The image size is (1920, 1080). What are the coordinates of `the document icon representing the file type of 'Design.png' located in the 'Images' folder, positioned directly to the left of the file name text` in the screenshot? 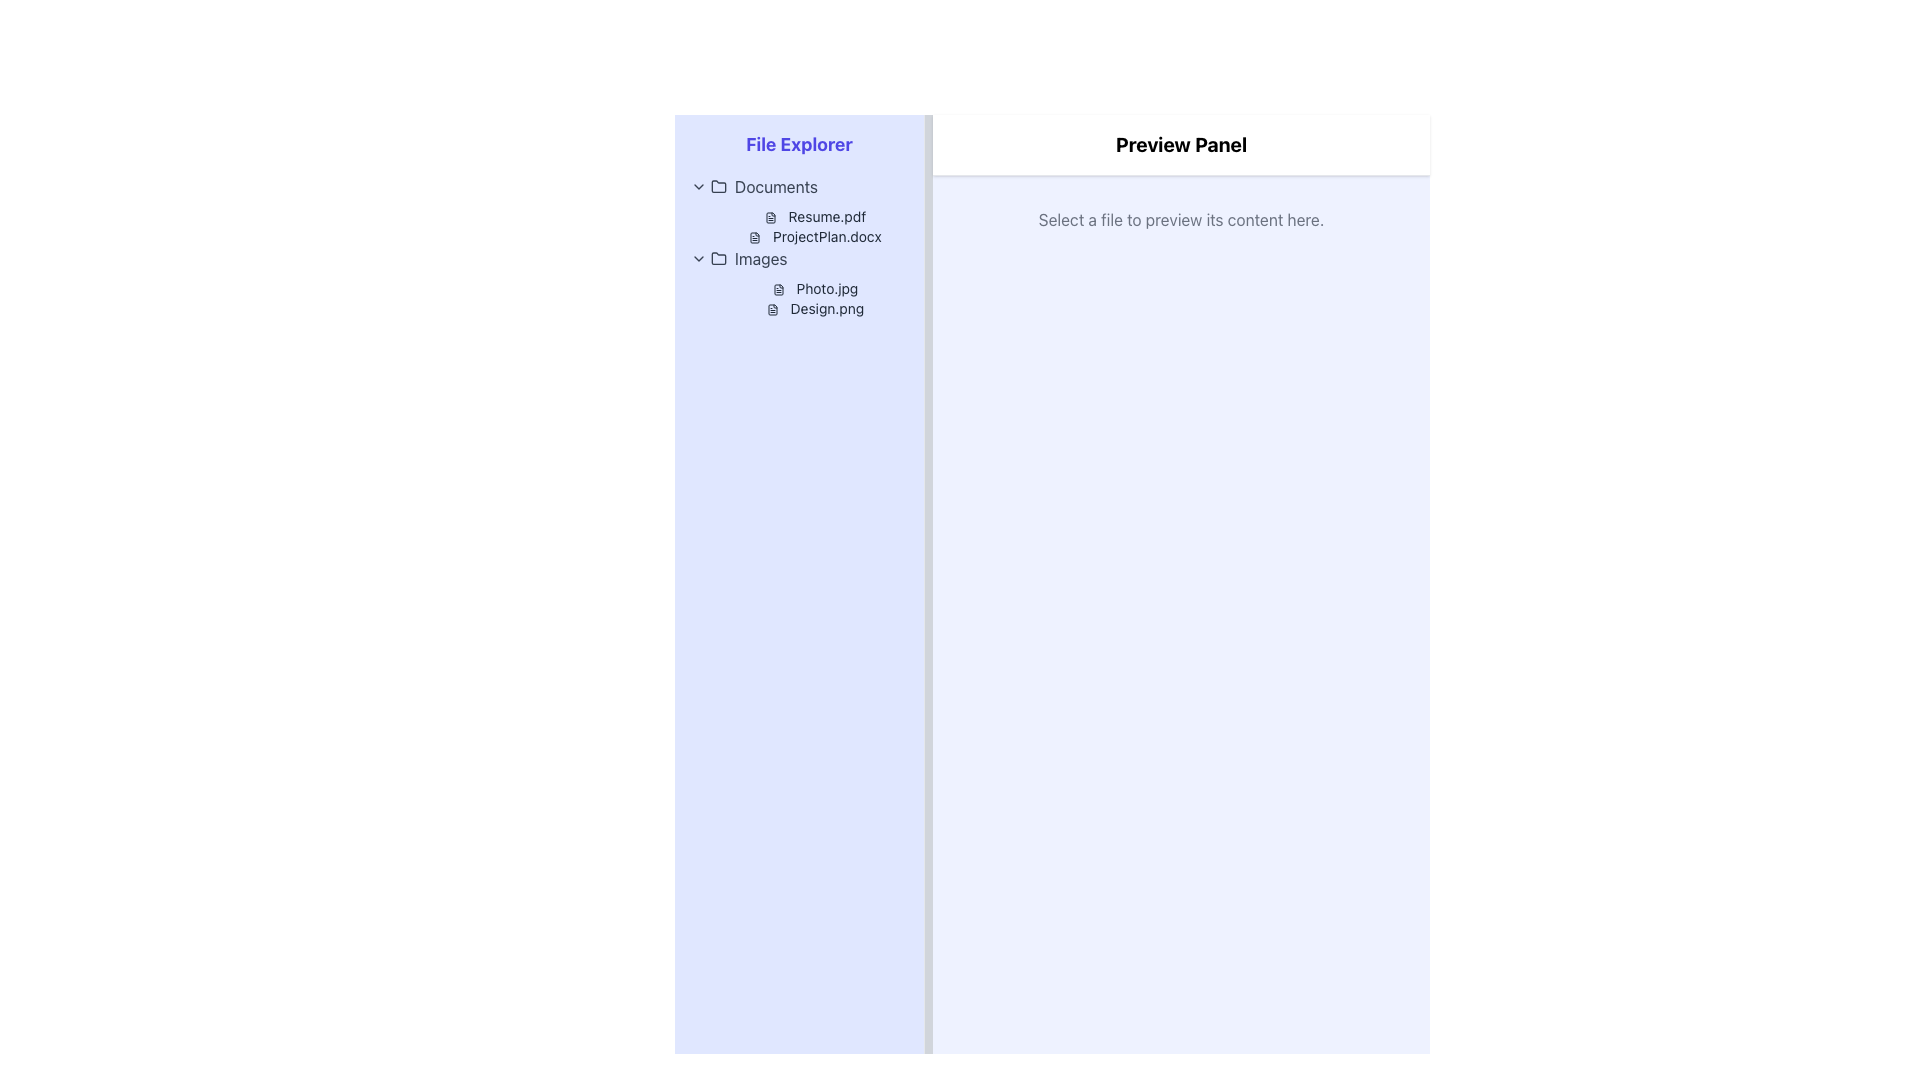 It's located at (771, 310).